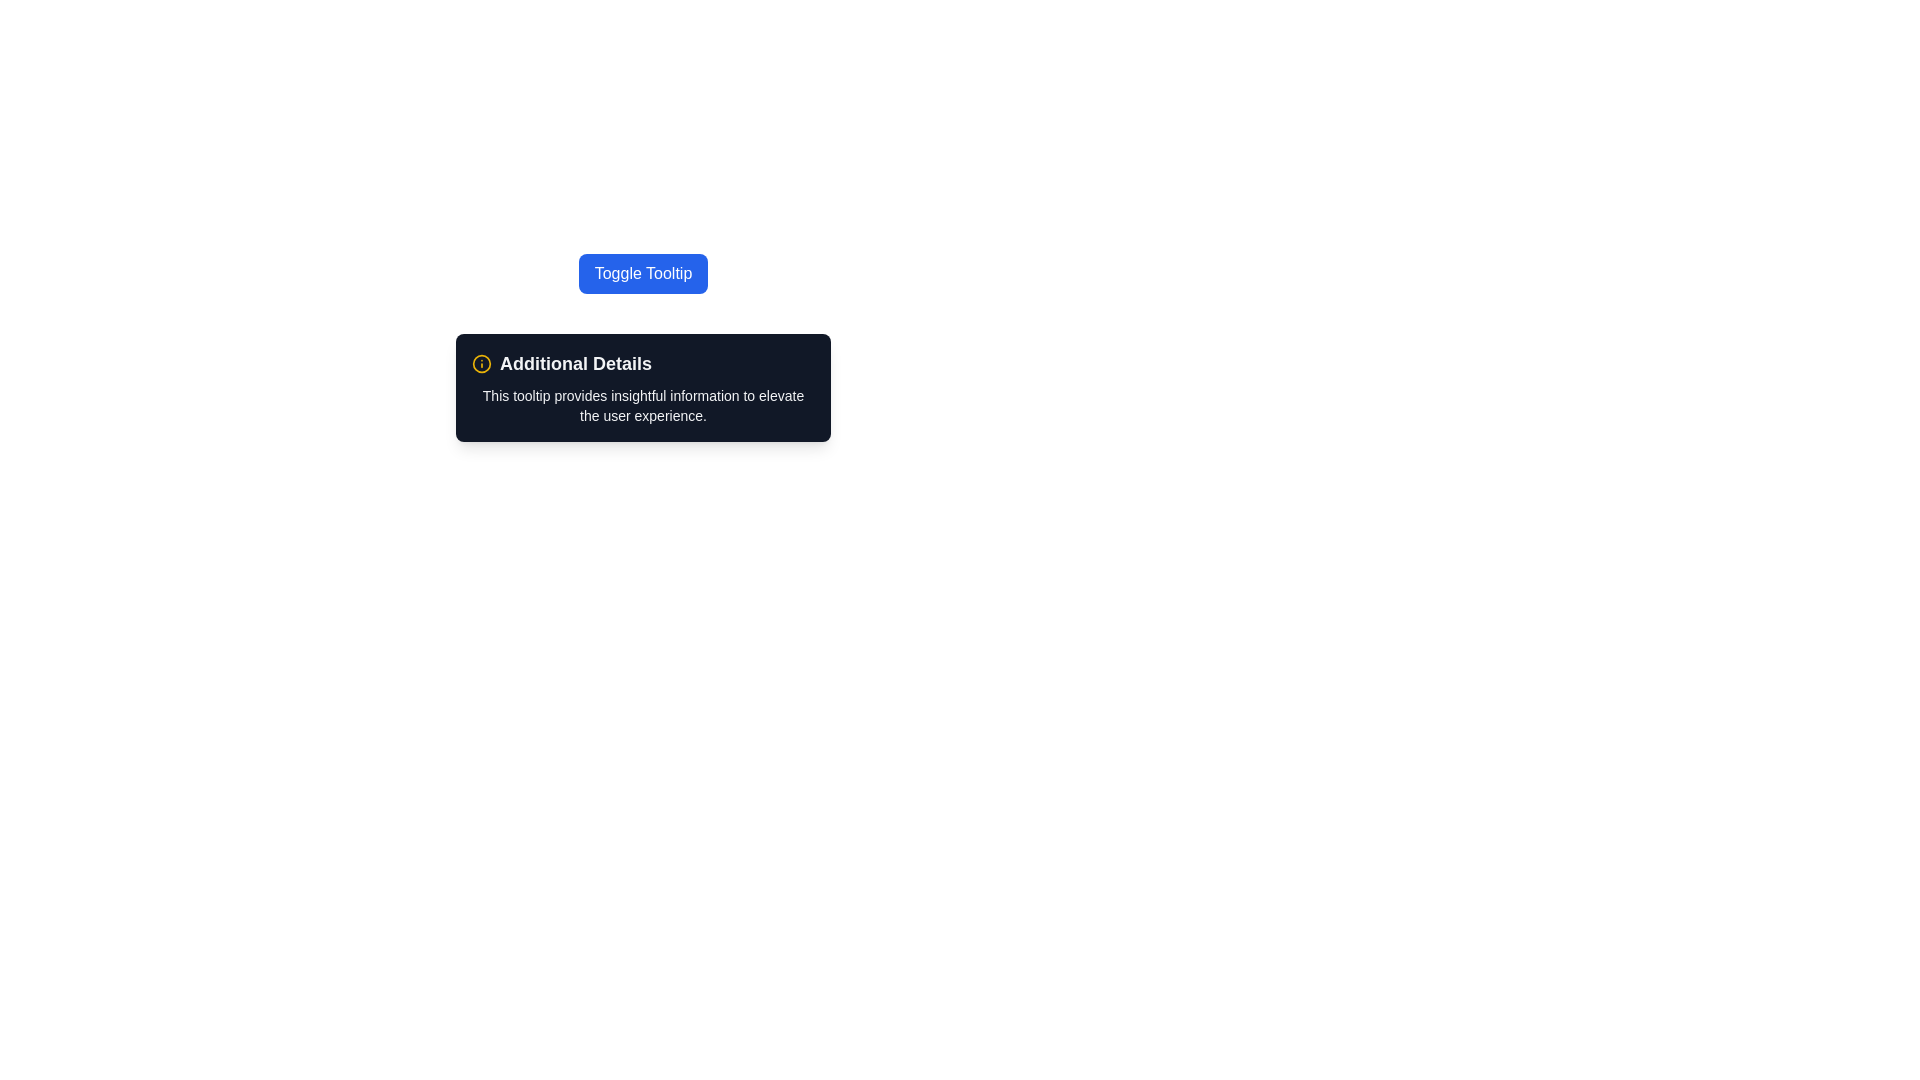 The image size is (1920, 1080). What do you see at coordinates (643, 273) in the screenshot?
I see `the 'Toggle Tooltip' button, which is a blue rectangular button with white font and rounded corners` at bounding box center [643, 273].